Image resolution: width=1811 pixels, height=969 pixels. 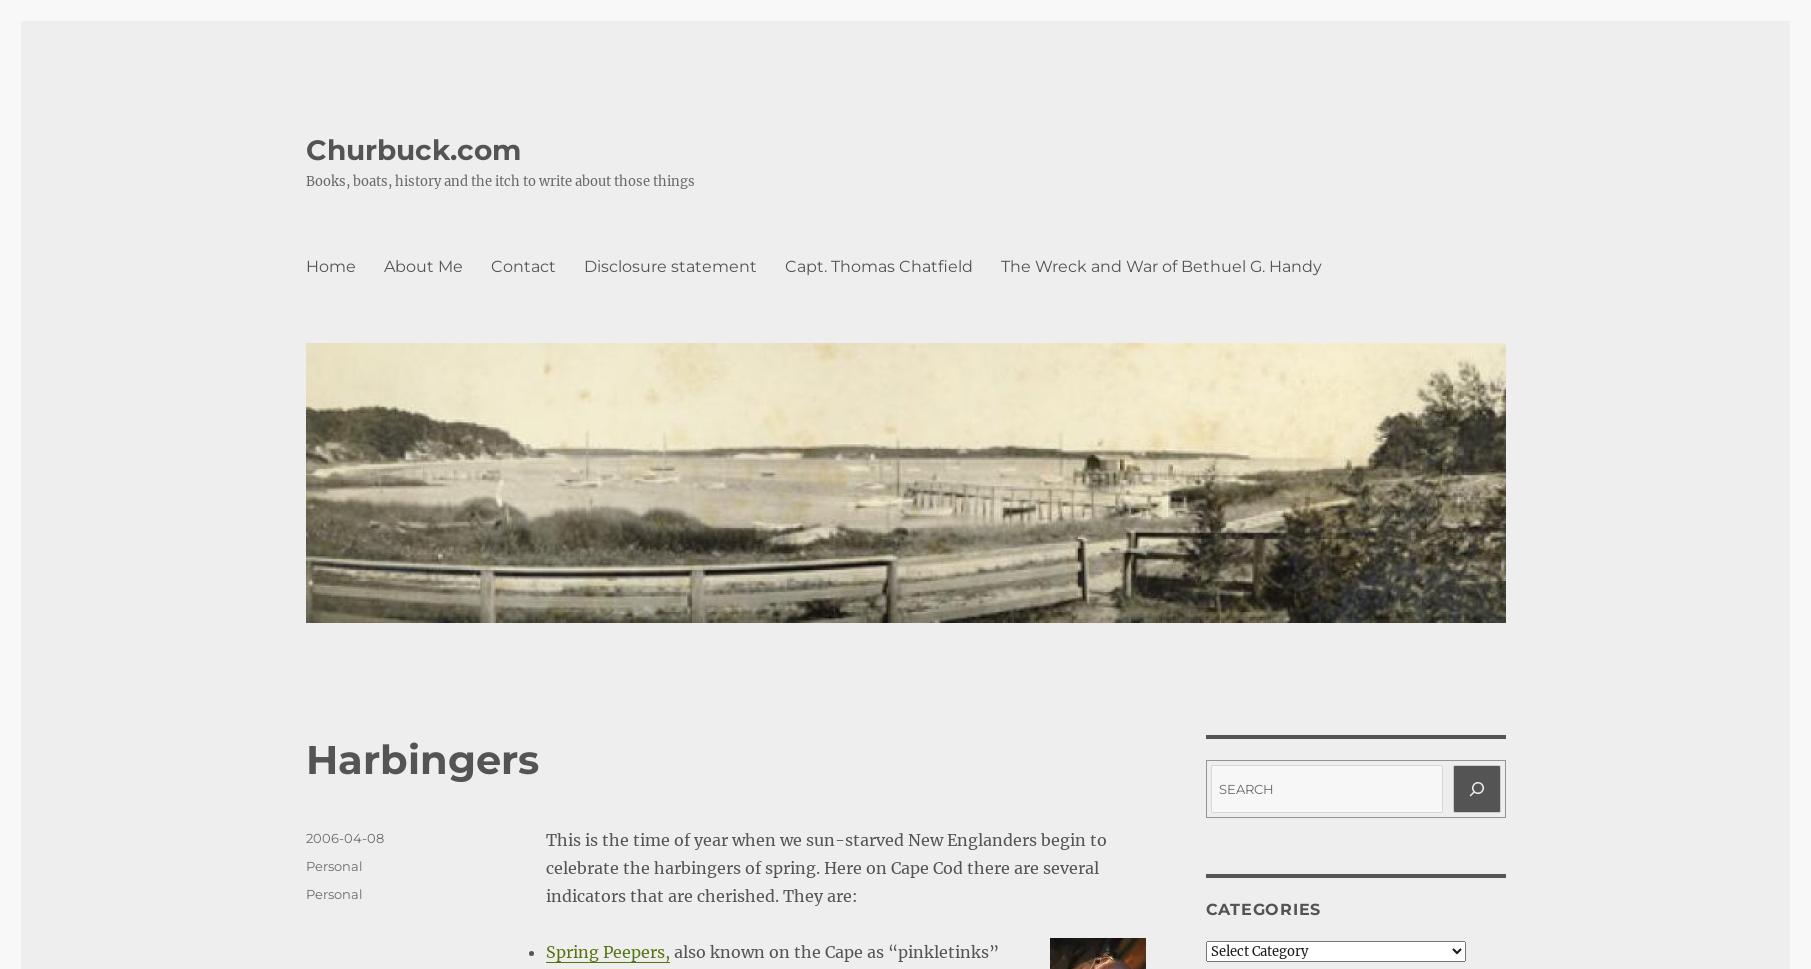 I want to click on '2006-04-08', so click(x=343, y=837).